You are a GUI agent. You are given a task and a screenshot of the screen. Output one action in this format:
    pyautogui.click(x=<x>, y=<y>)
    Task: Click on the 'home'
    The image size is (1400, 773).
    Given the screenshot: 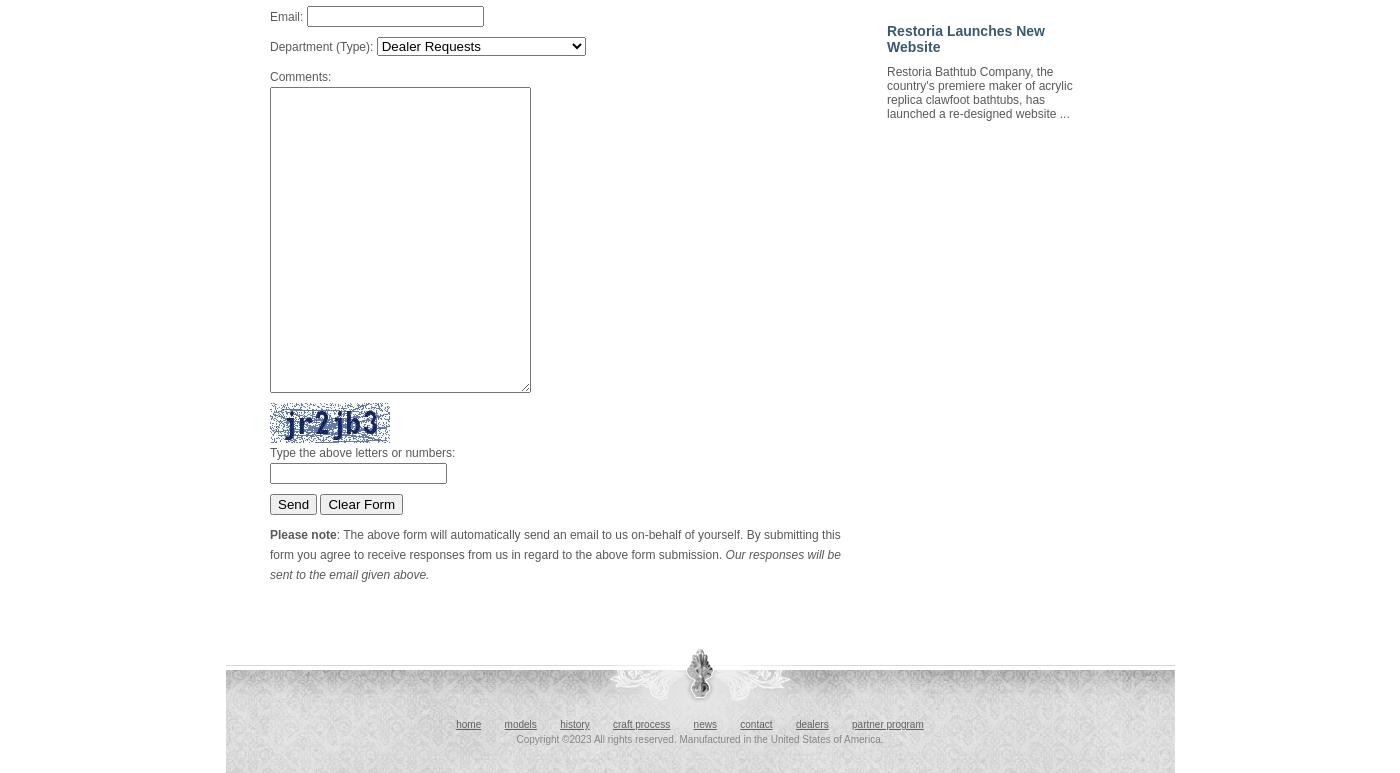 What is the action you would take?
    pyautogui.click(x=455, y=724)
    